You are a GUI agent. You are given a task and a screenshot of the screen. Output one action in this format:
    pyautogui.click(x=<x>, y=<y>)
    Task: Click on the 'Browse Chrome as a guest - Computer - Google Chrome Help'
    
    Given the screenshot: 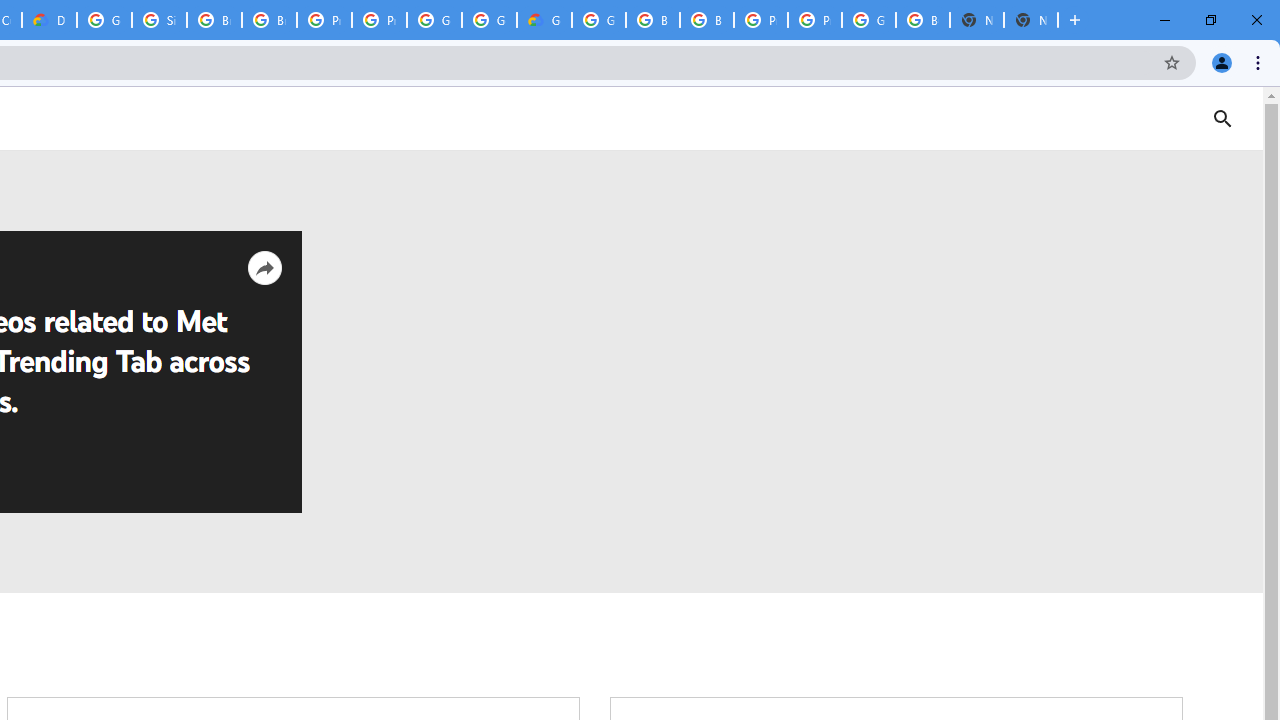 What is the action you would take?
    pyautogui.click(x=214, y=20)
    